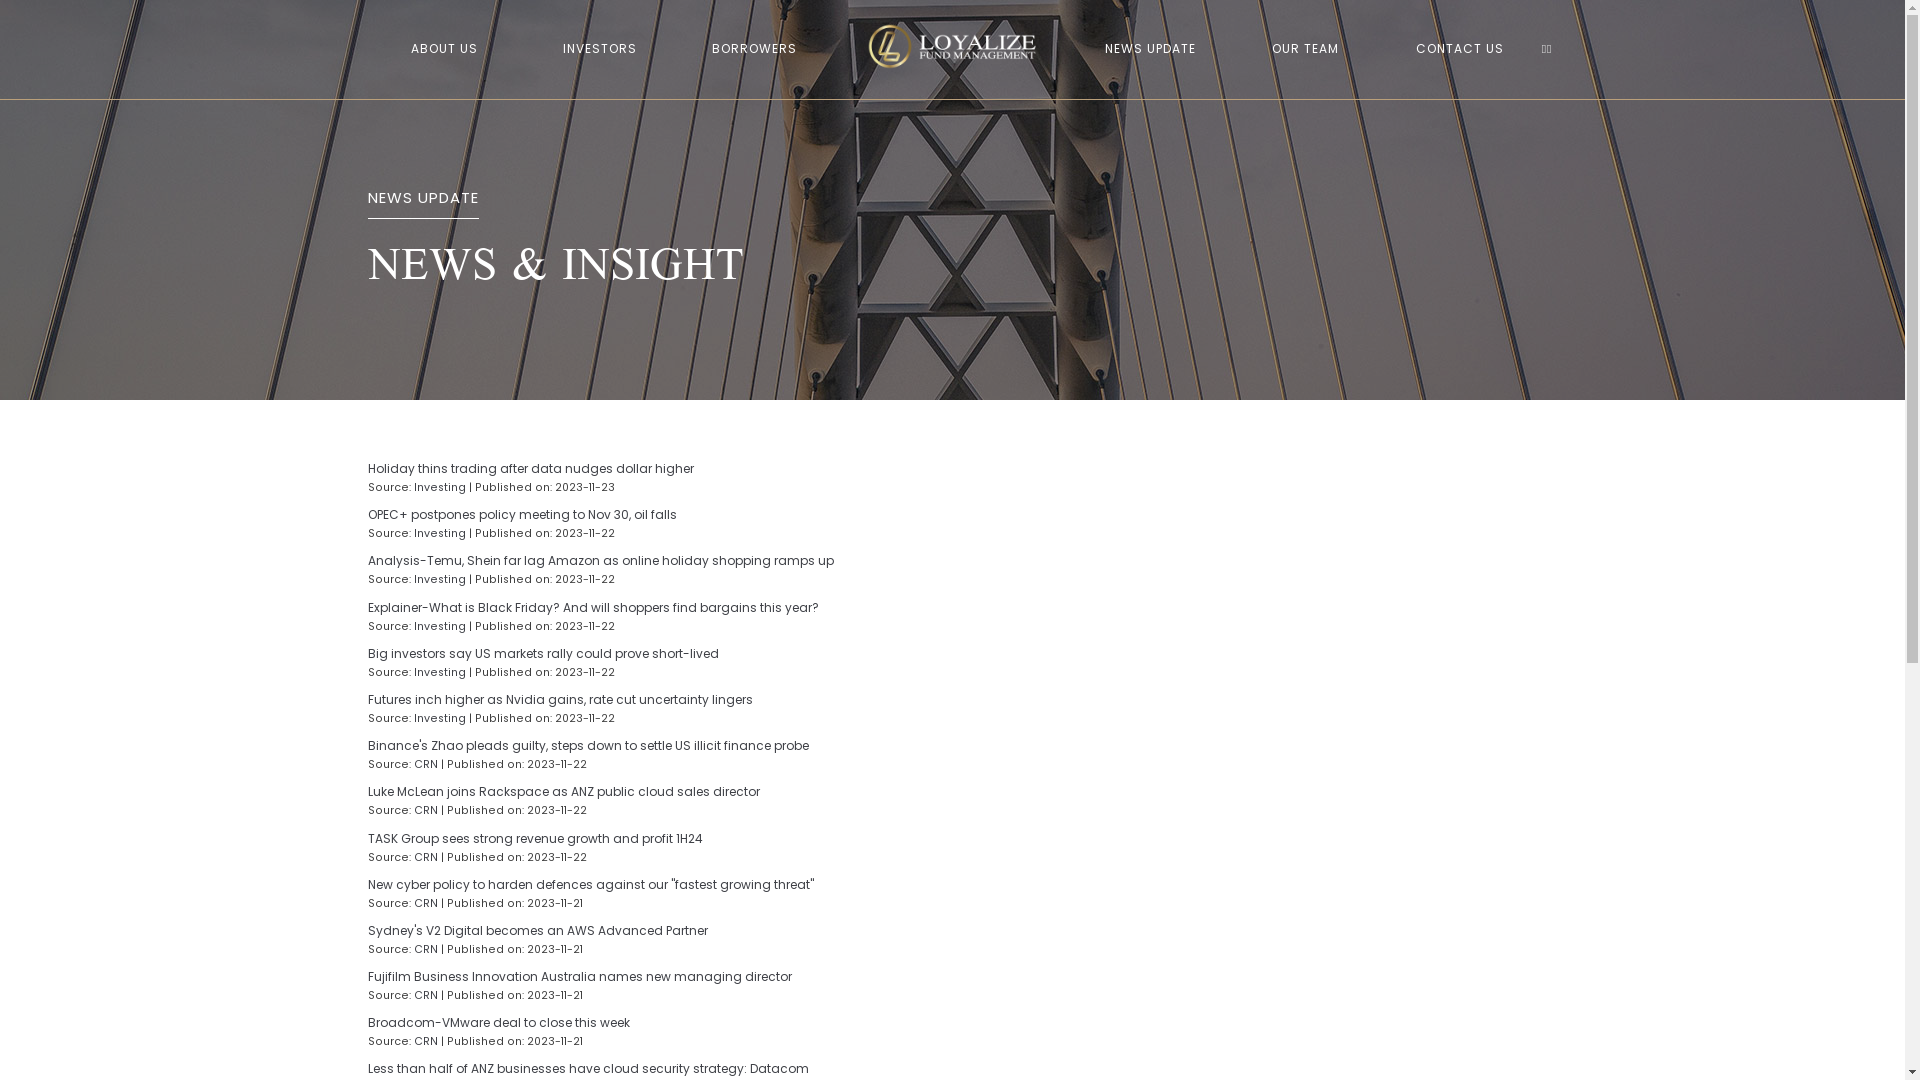  I want to click on 'CONTACT US', so click(1459, 48).